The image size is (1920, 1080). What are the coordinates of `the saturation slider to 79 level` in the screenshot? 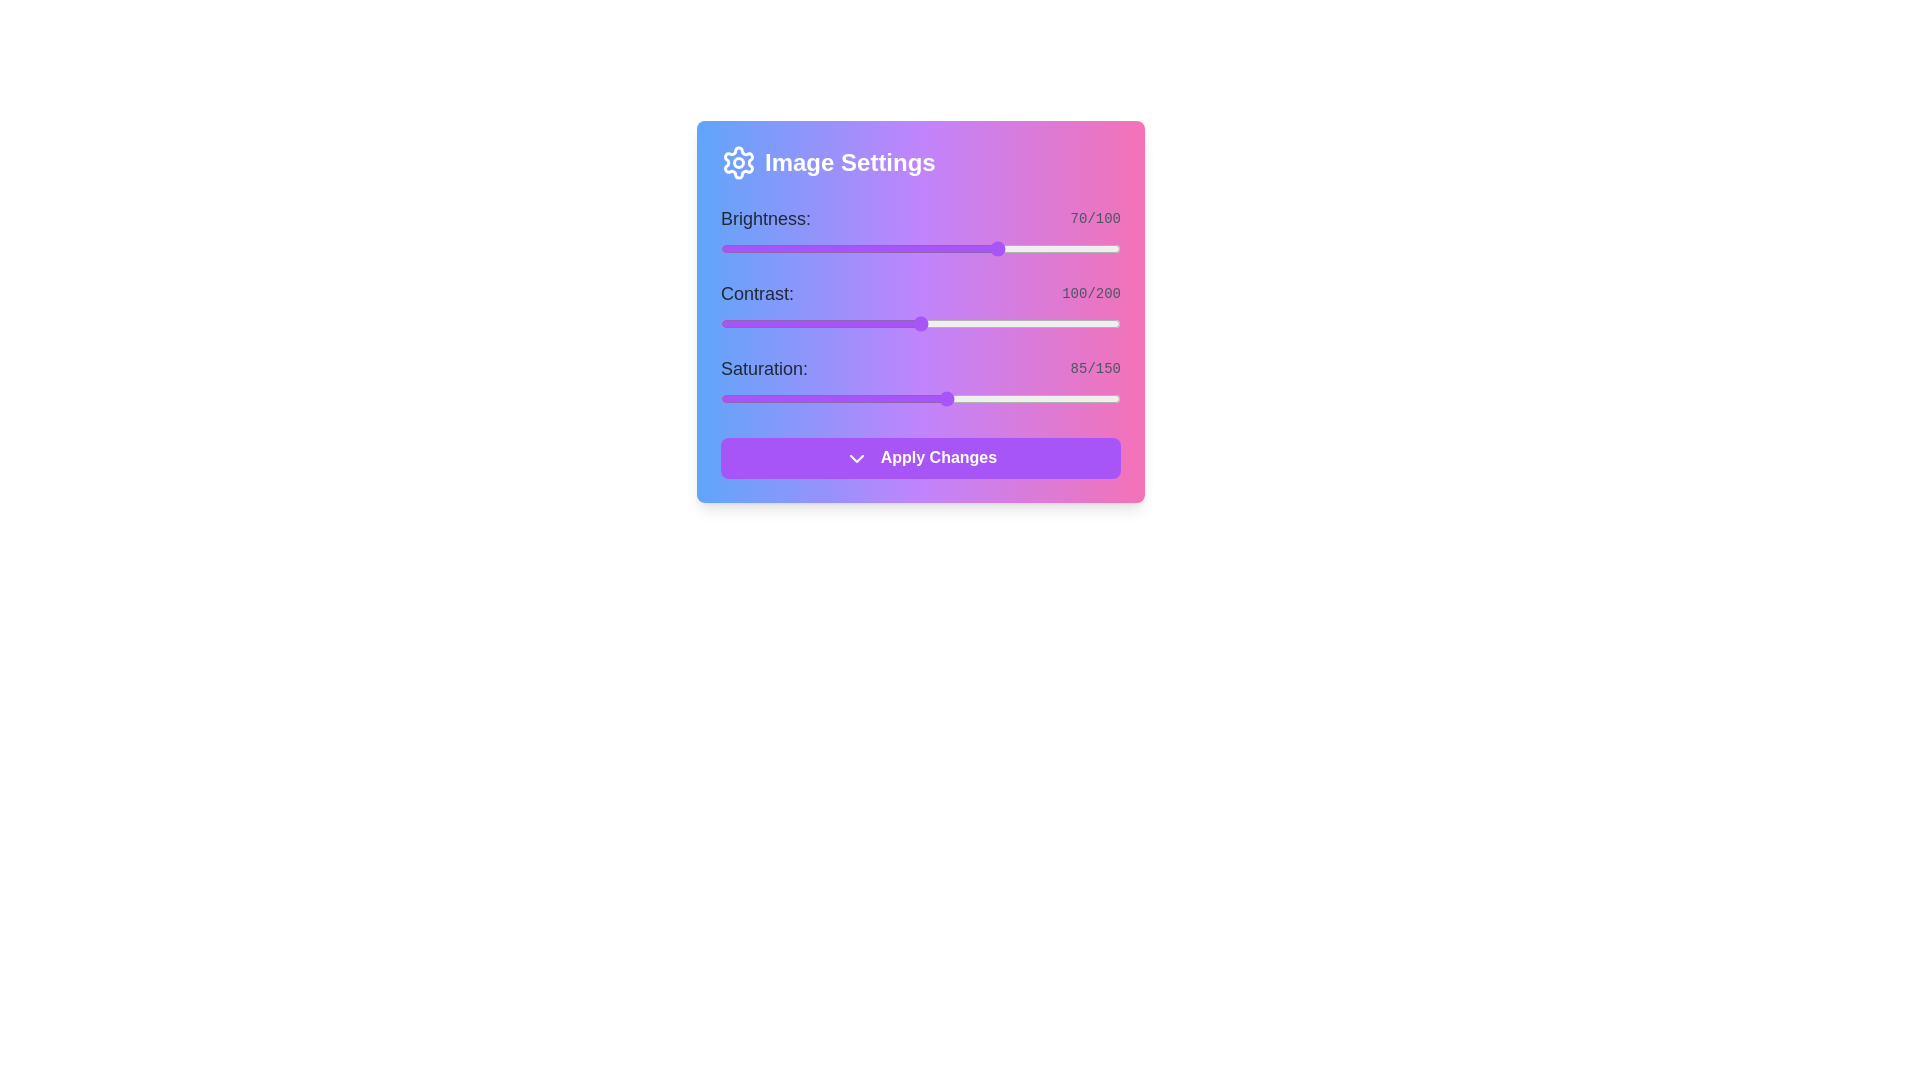 It's located at (930, 398).